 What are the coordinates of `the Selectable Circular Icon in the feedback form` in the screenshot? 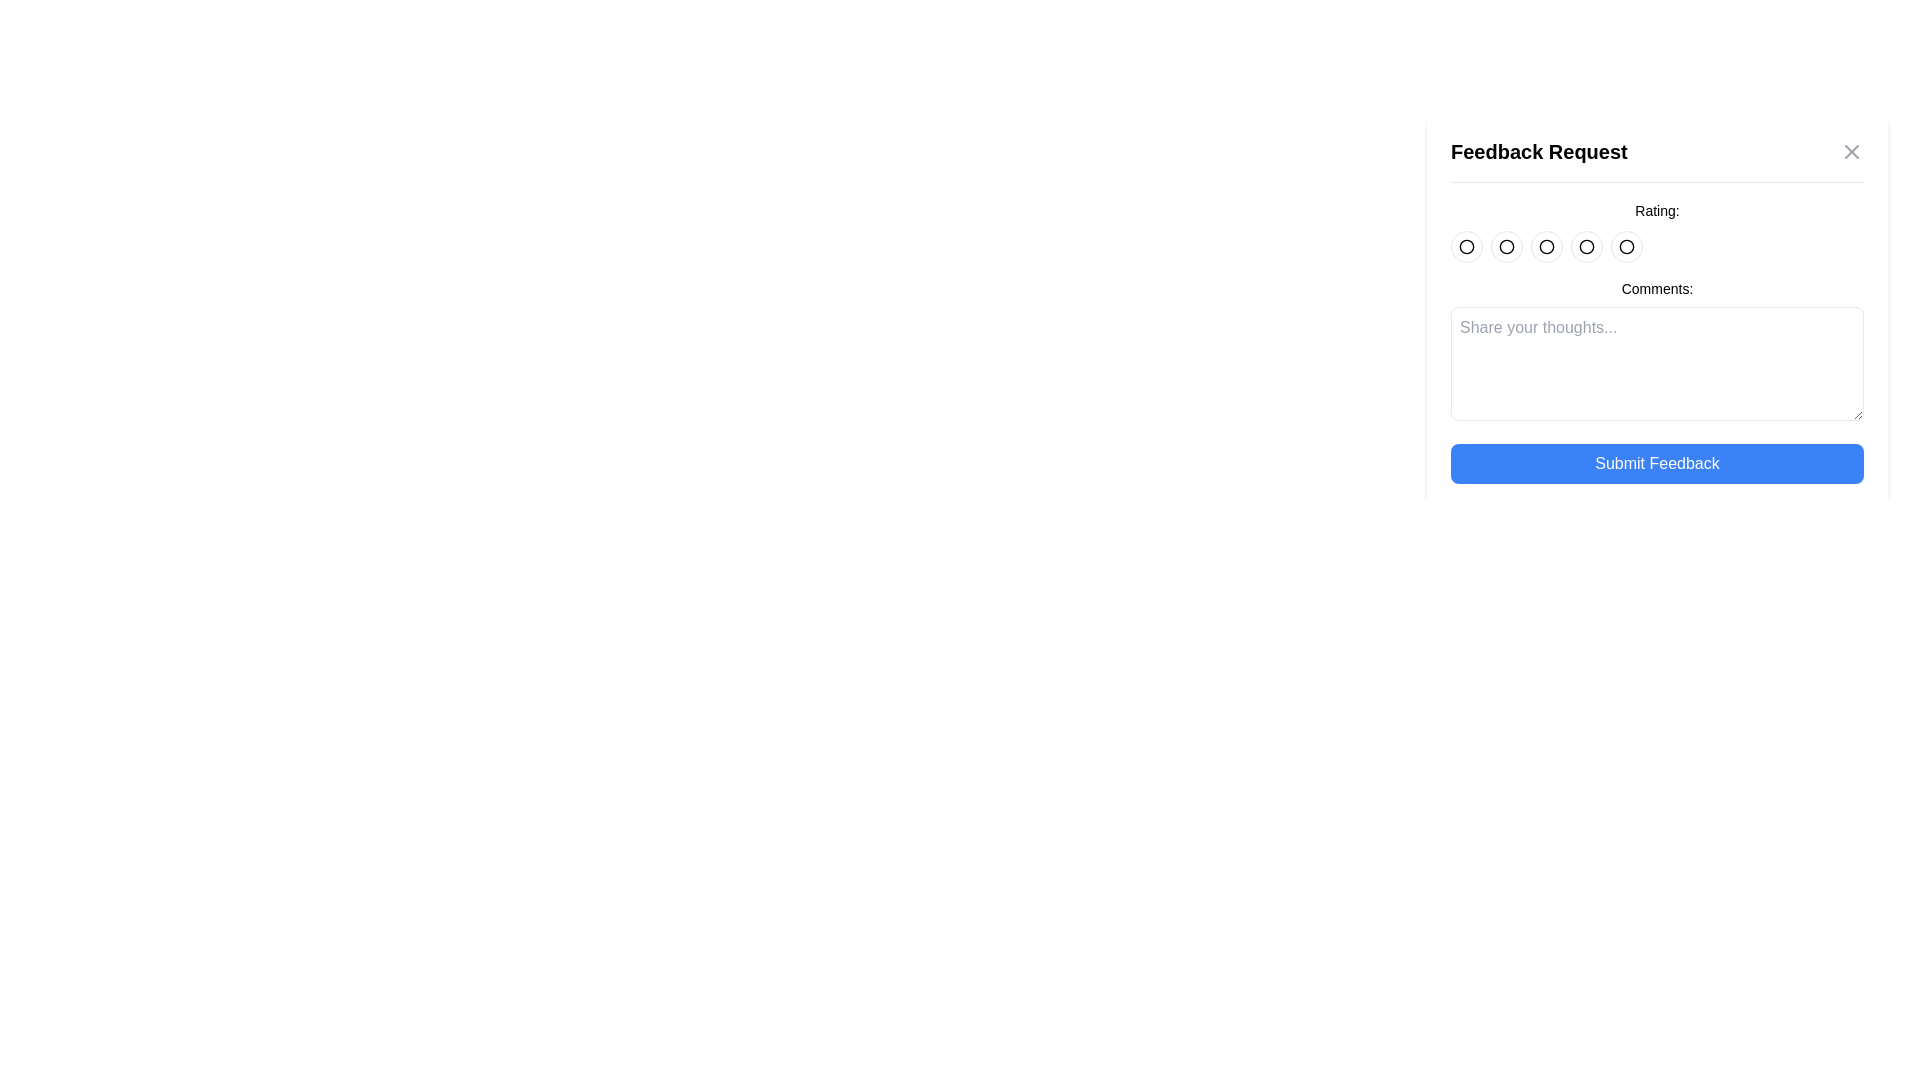 It's located at (1545, 245).